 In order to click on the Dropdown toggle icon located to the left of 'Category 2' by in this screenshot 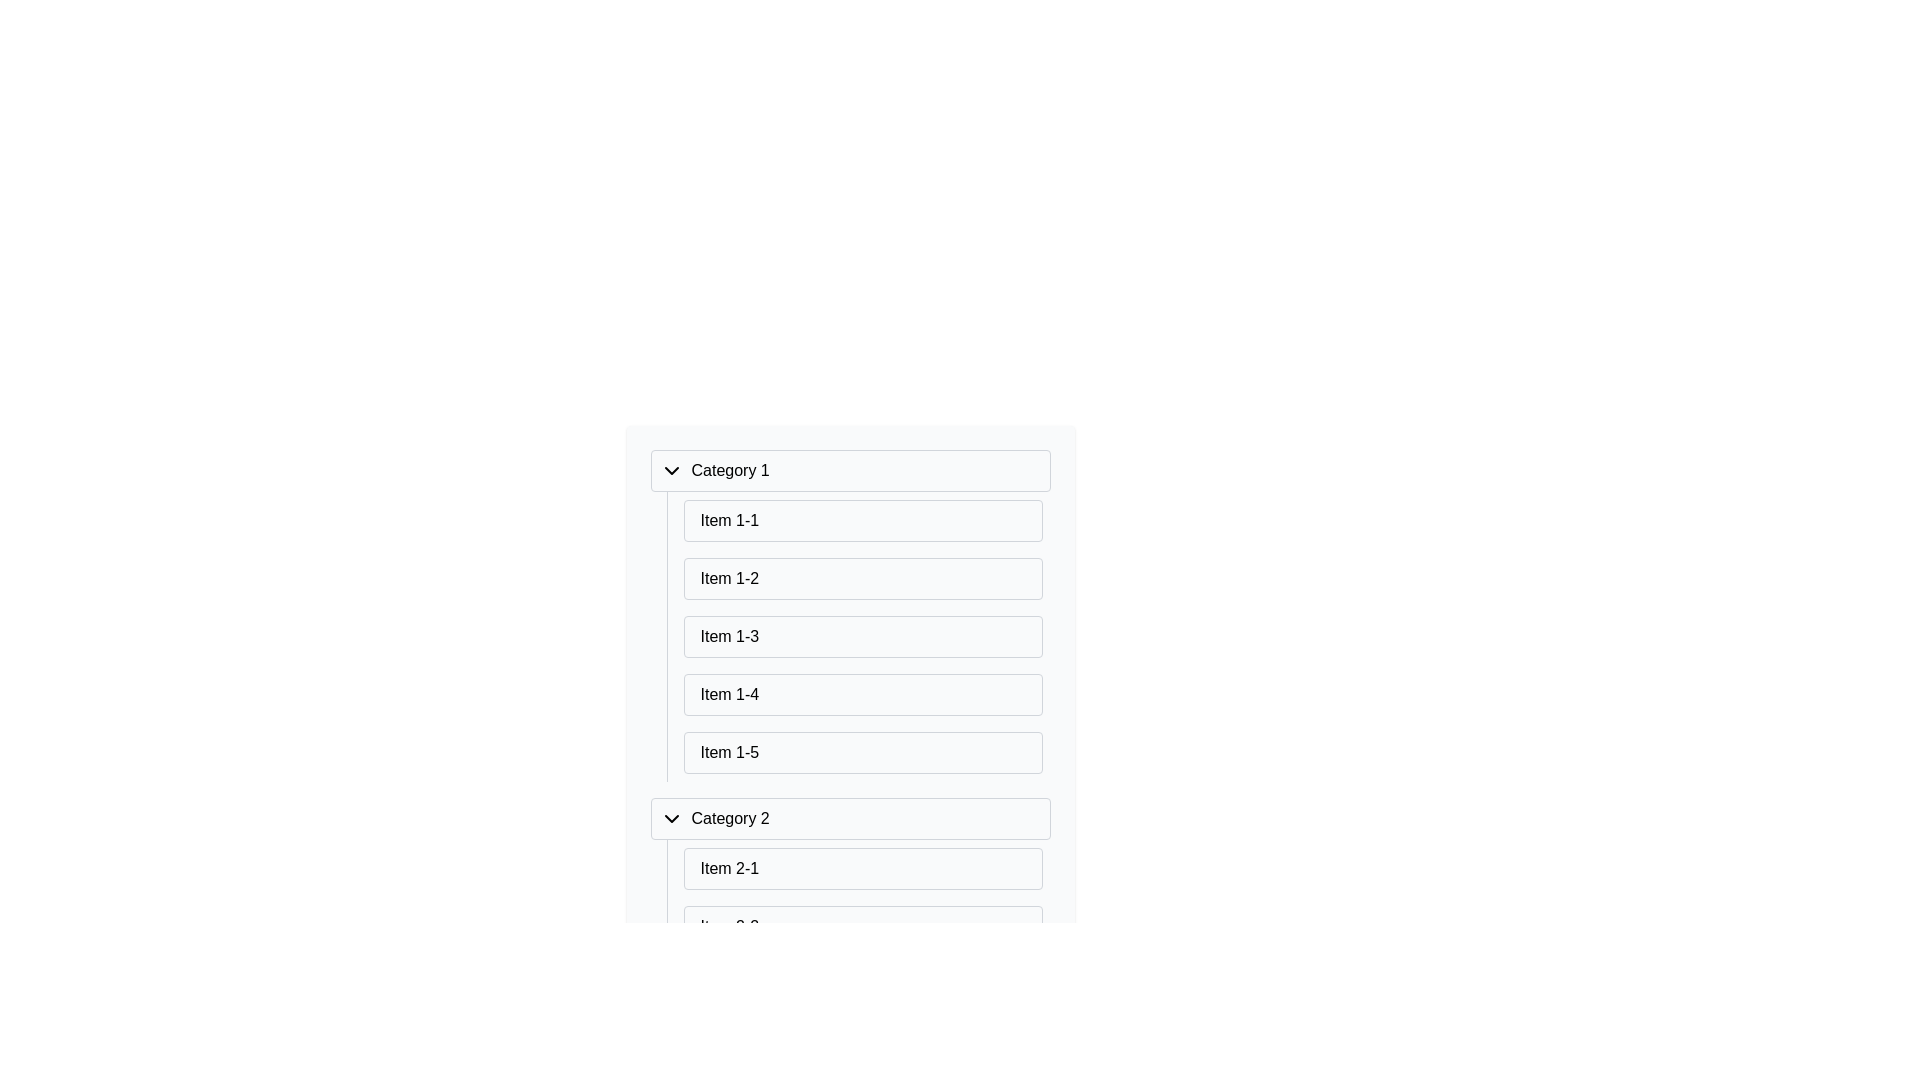, I will do `click(671, 818)`.